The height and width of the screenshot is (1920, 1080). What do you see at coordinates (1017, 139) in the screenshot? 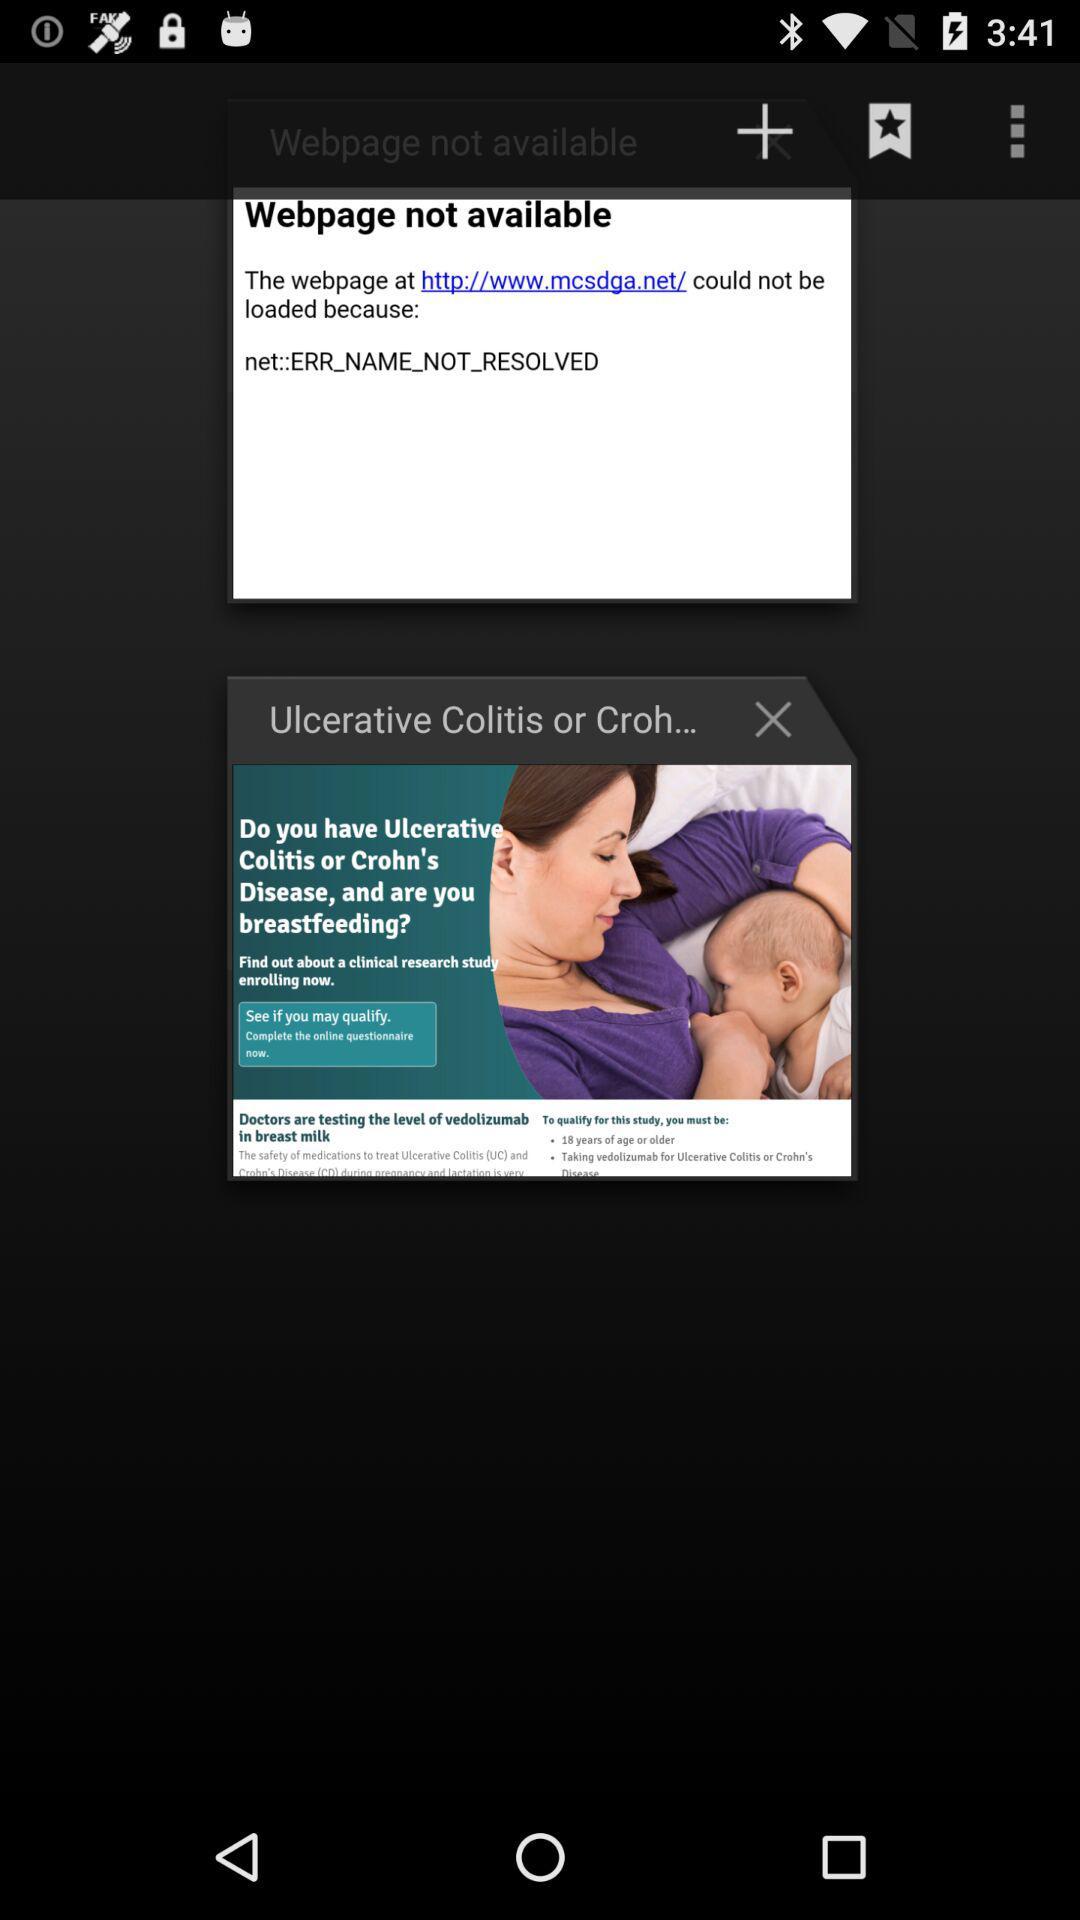
I see `the more icon` at bounding box center [1017, 139].